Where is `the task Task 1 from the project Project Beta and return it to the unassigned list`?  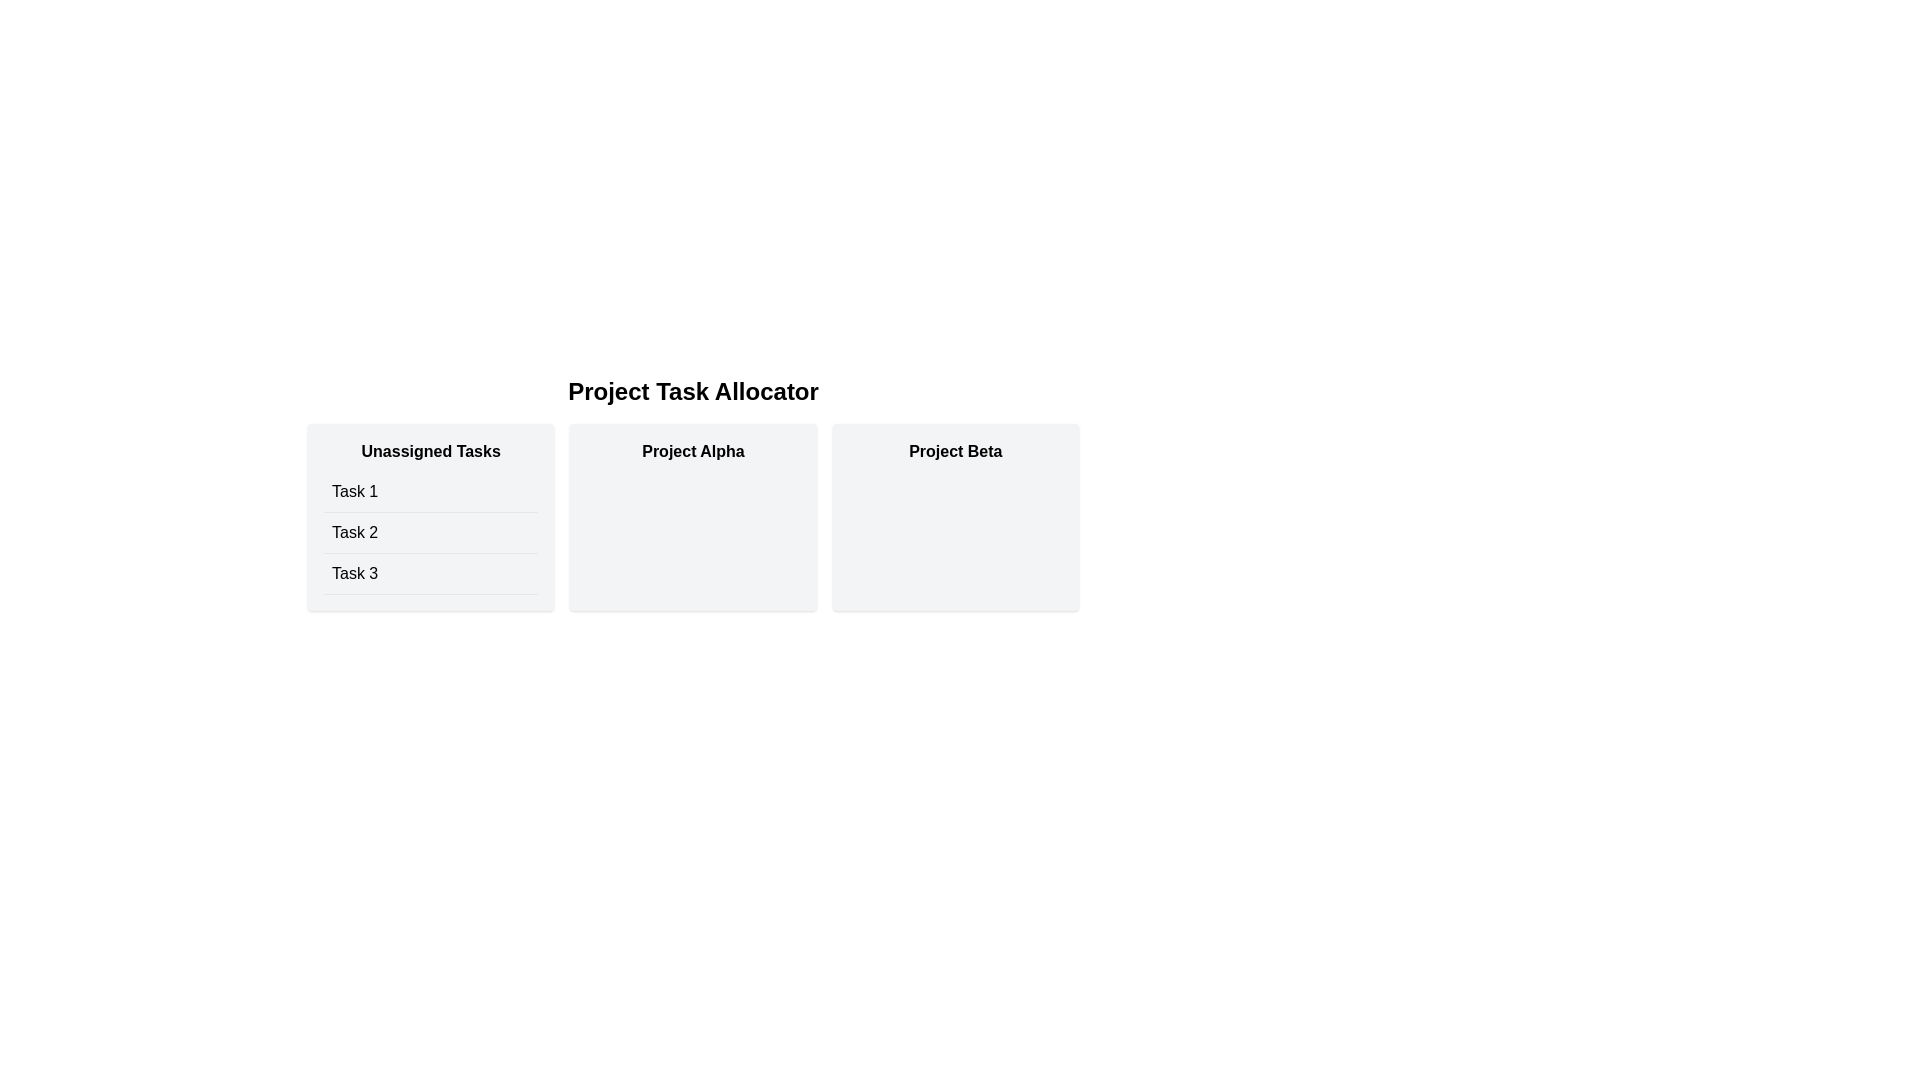
the task Task 1 from the project Project Beta and return it to the unassigned list is located at coordinates (954, 516).